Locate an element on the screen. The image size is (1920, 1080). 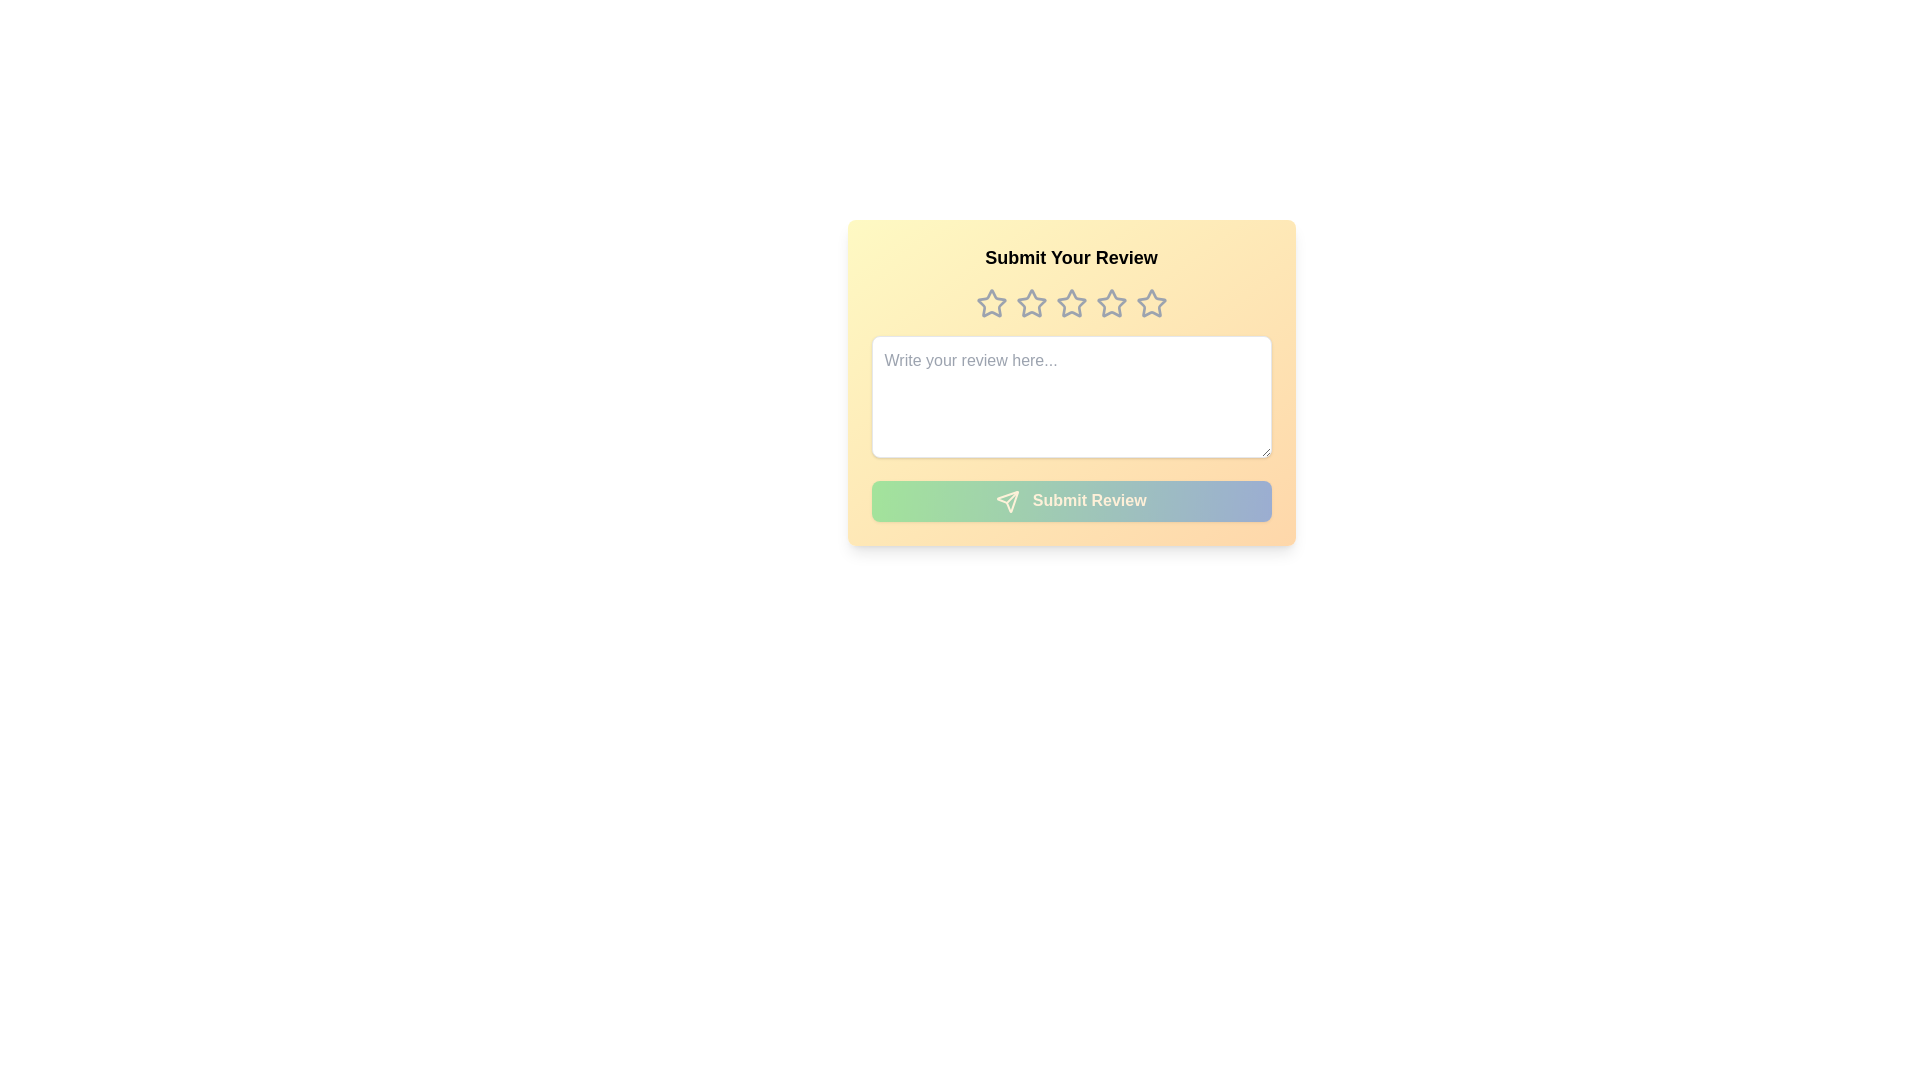
the second gray star in the row of five stars to rate the review is located at coordinates (1031, 303).